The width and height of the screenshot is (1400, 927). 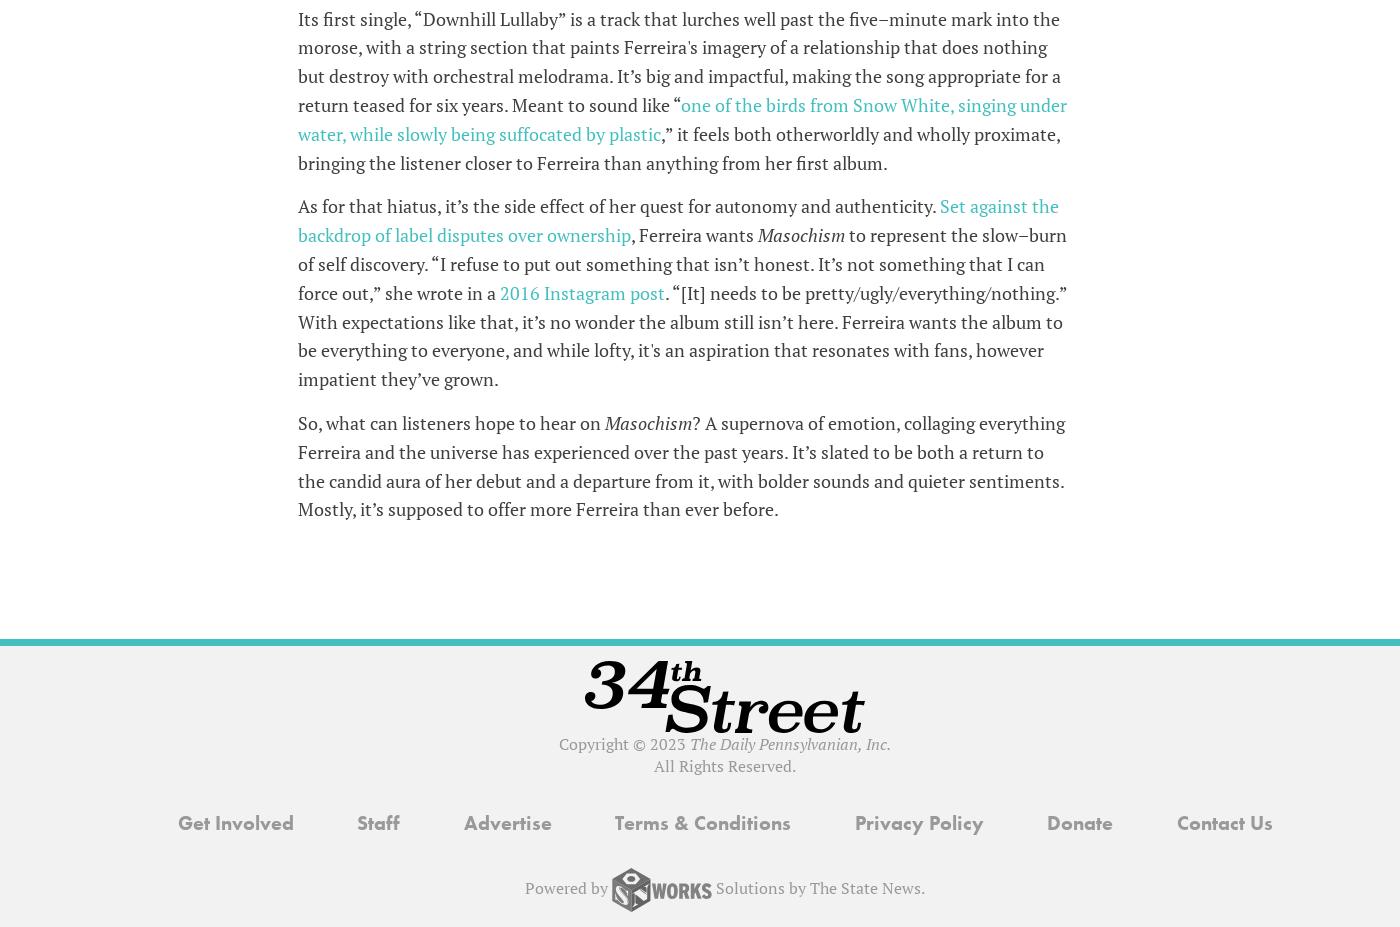 I want to click on 'Donate', so click(x=1079, y=822).